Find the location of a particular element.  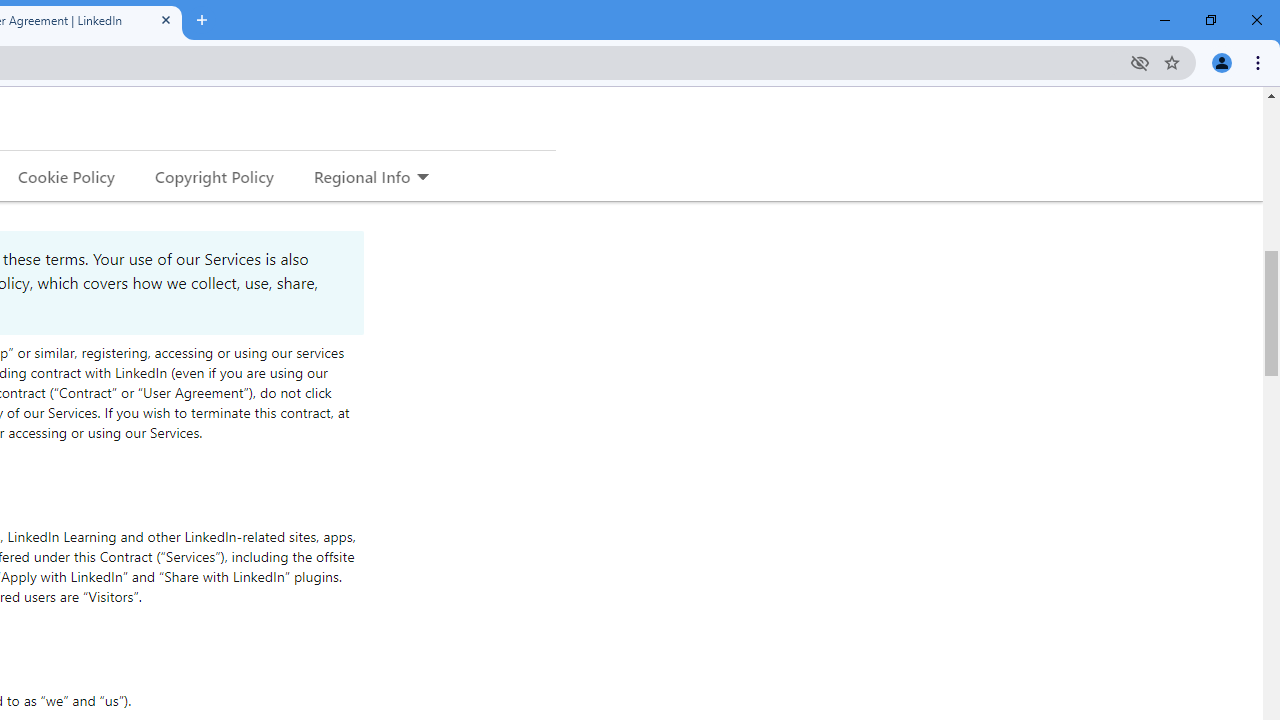

'Cookie Policy' is located at coordinates (66, 175).